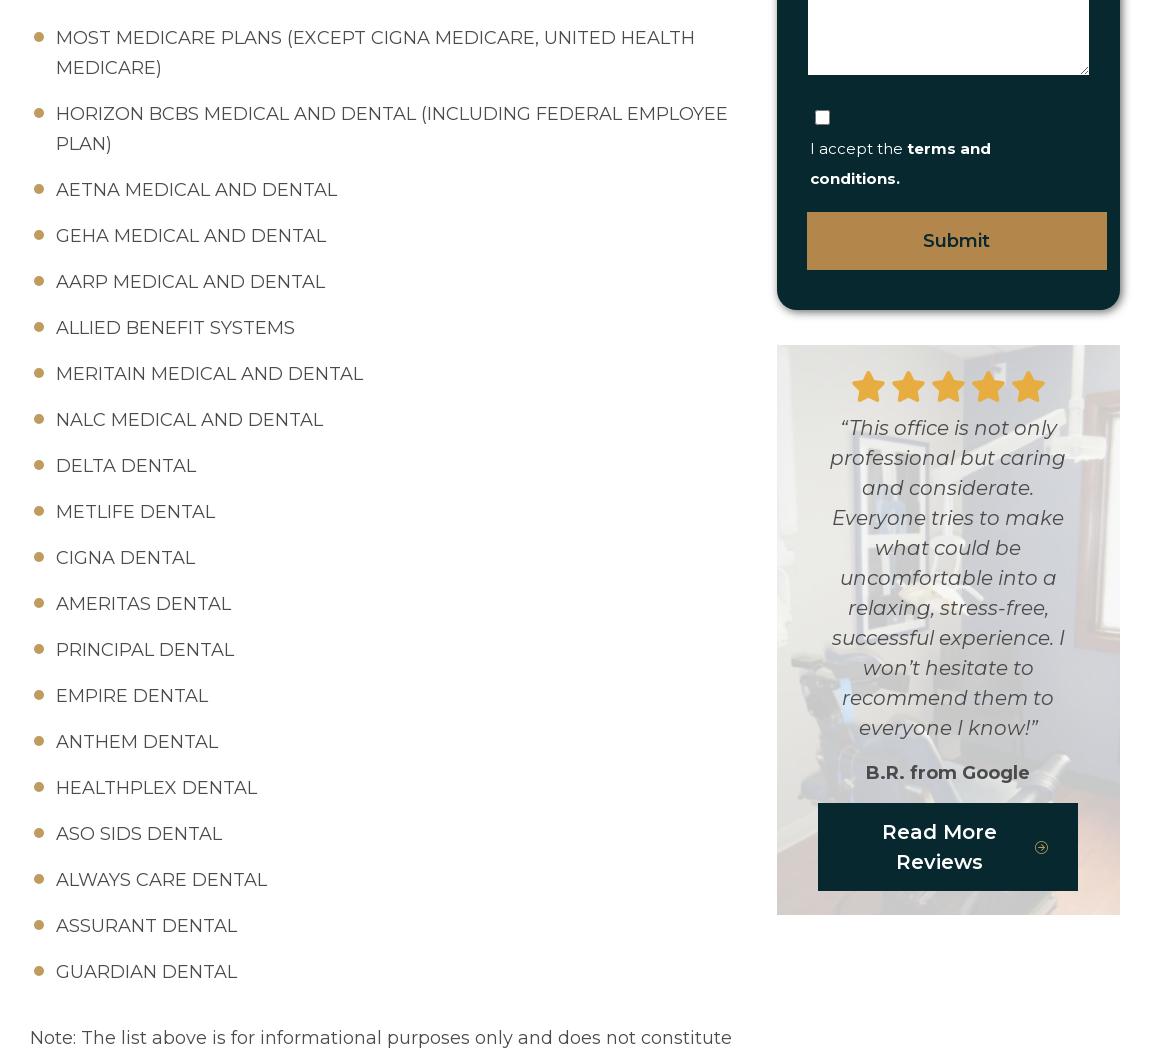 The image size is (1150, 1053). What do you see at coordinates (808, 162) in the screenshot?
I see `'terms and conditions.'` at bounding box center [808, 162].